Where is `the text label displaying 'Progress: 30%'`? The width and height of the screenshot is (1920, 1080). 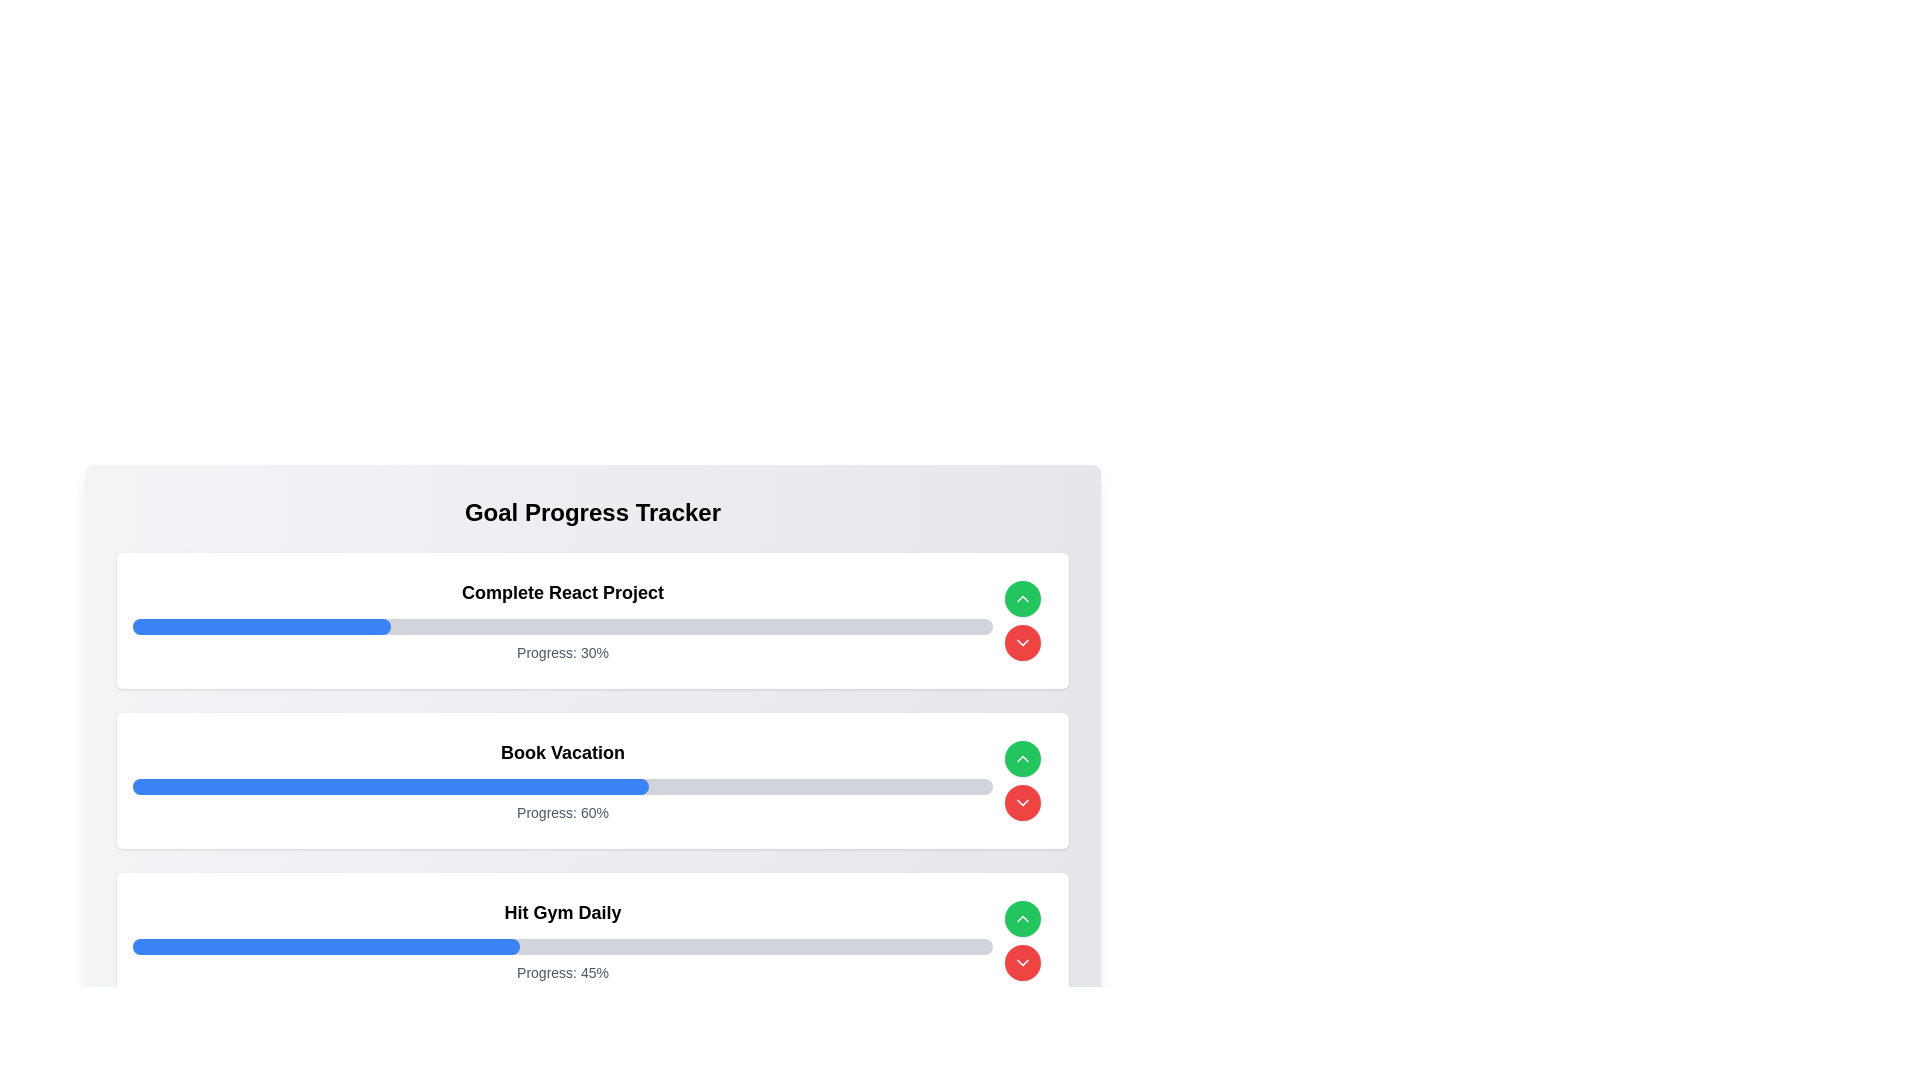 the text label displaying 'Progress: 30%' is located at coordinates (561, 652).